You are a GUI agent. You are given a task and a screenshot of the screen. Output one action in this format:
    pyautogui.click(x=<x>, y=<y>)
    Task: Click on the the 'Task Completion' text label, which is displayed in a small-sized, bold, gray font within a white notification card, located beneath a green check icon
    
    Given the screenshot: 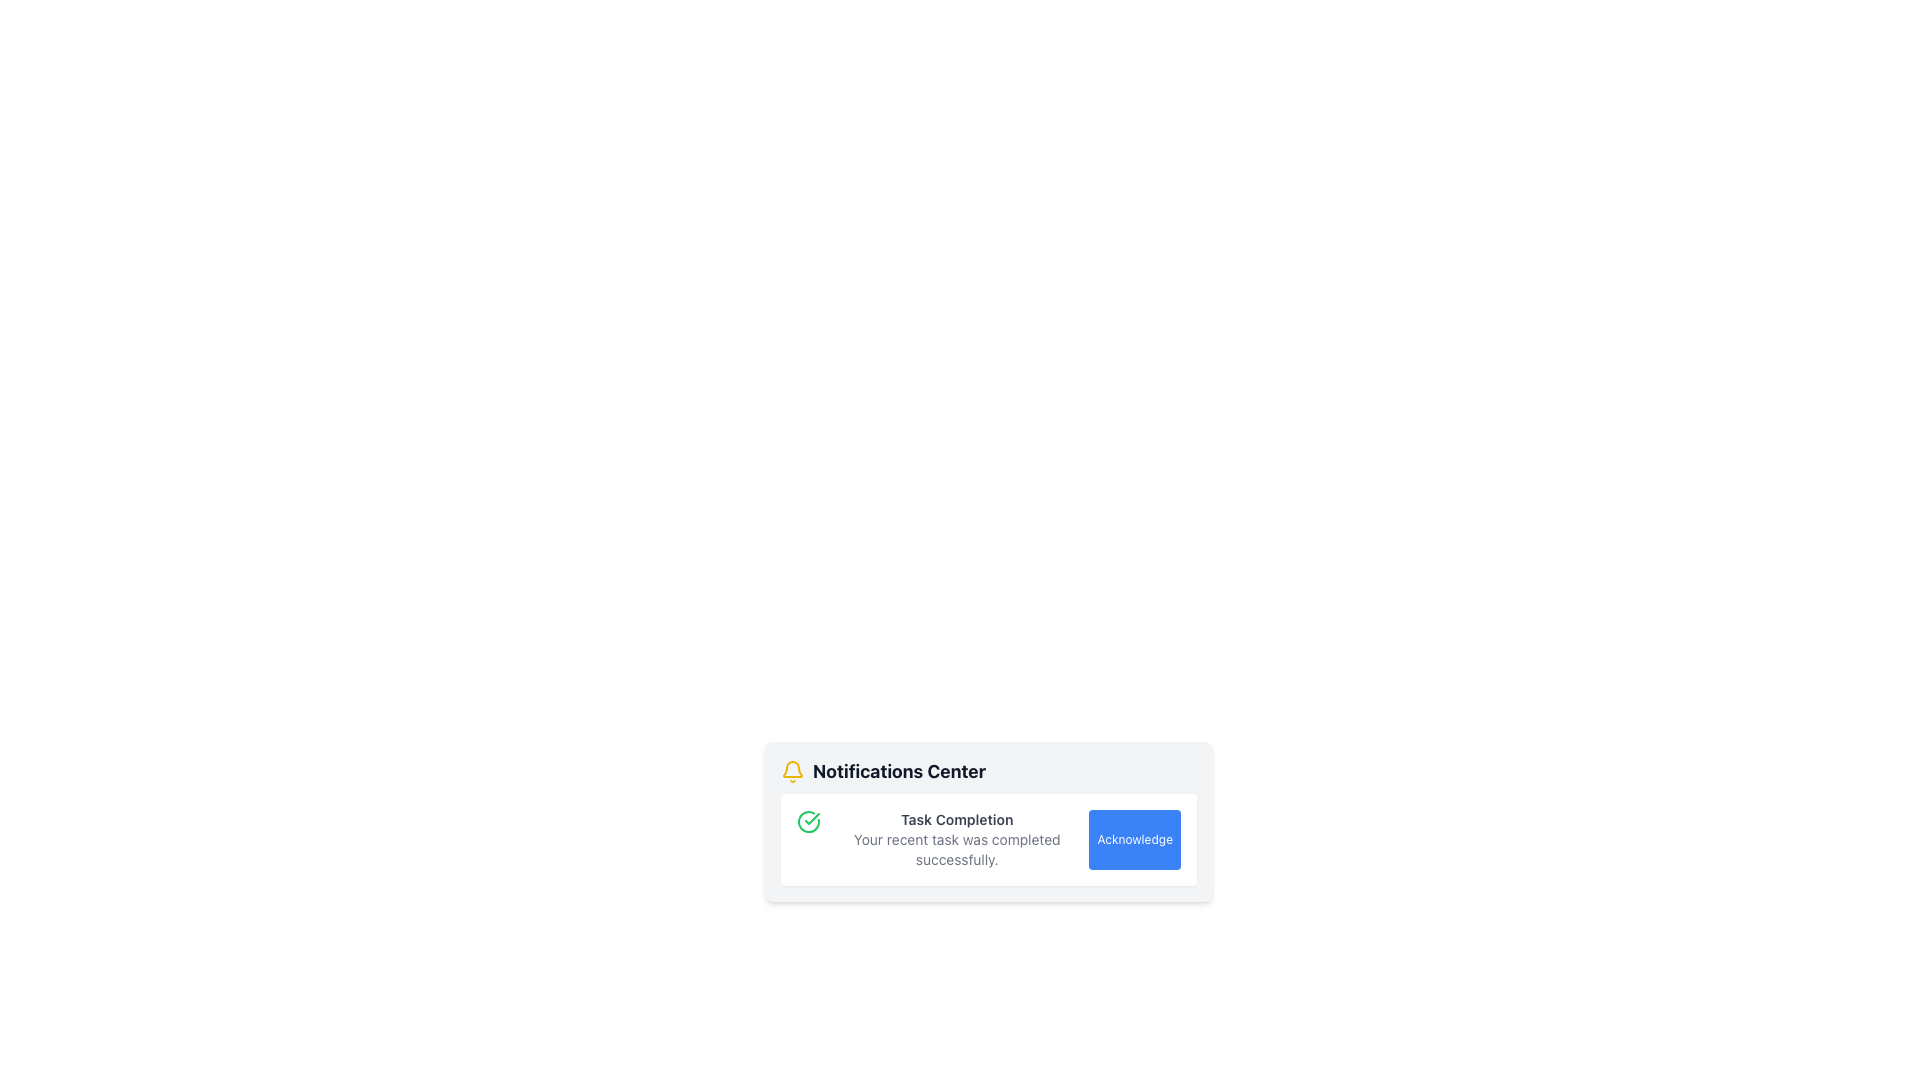 What is the action you would take?
    pyautogui.click(x=956, y=820)
    